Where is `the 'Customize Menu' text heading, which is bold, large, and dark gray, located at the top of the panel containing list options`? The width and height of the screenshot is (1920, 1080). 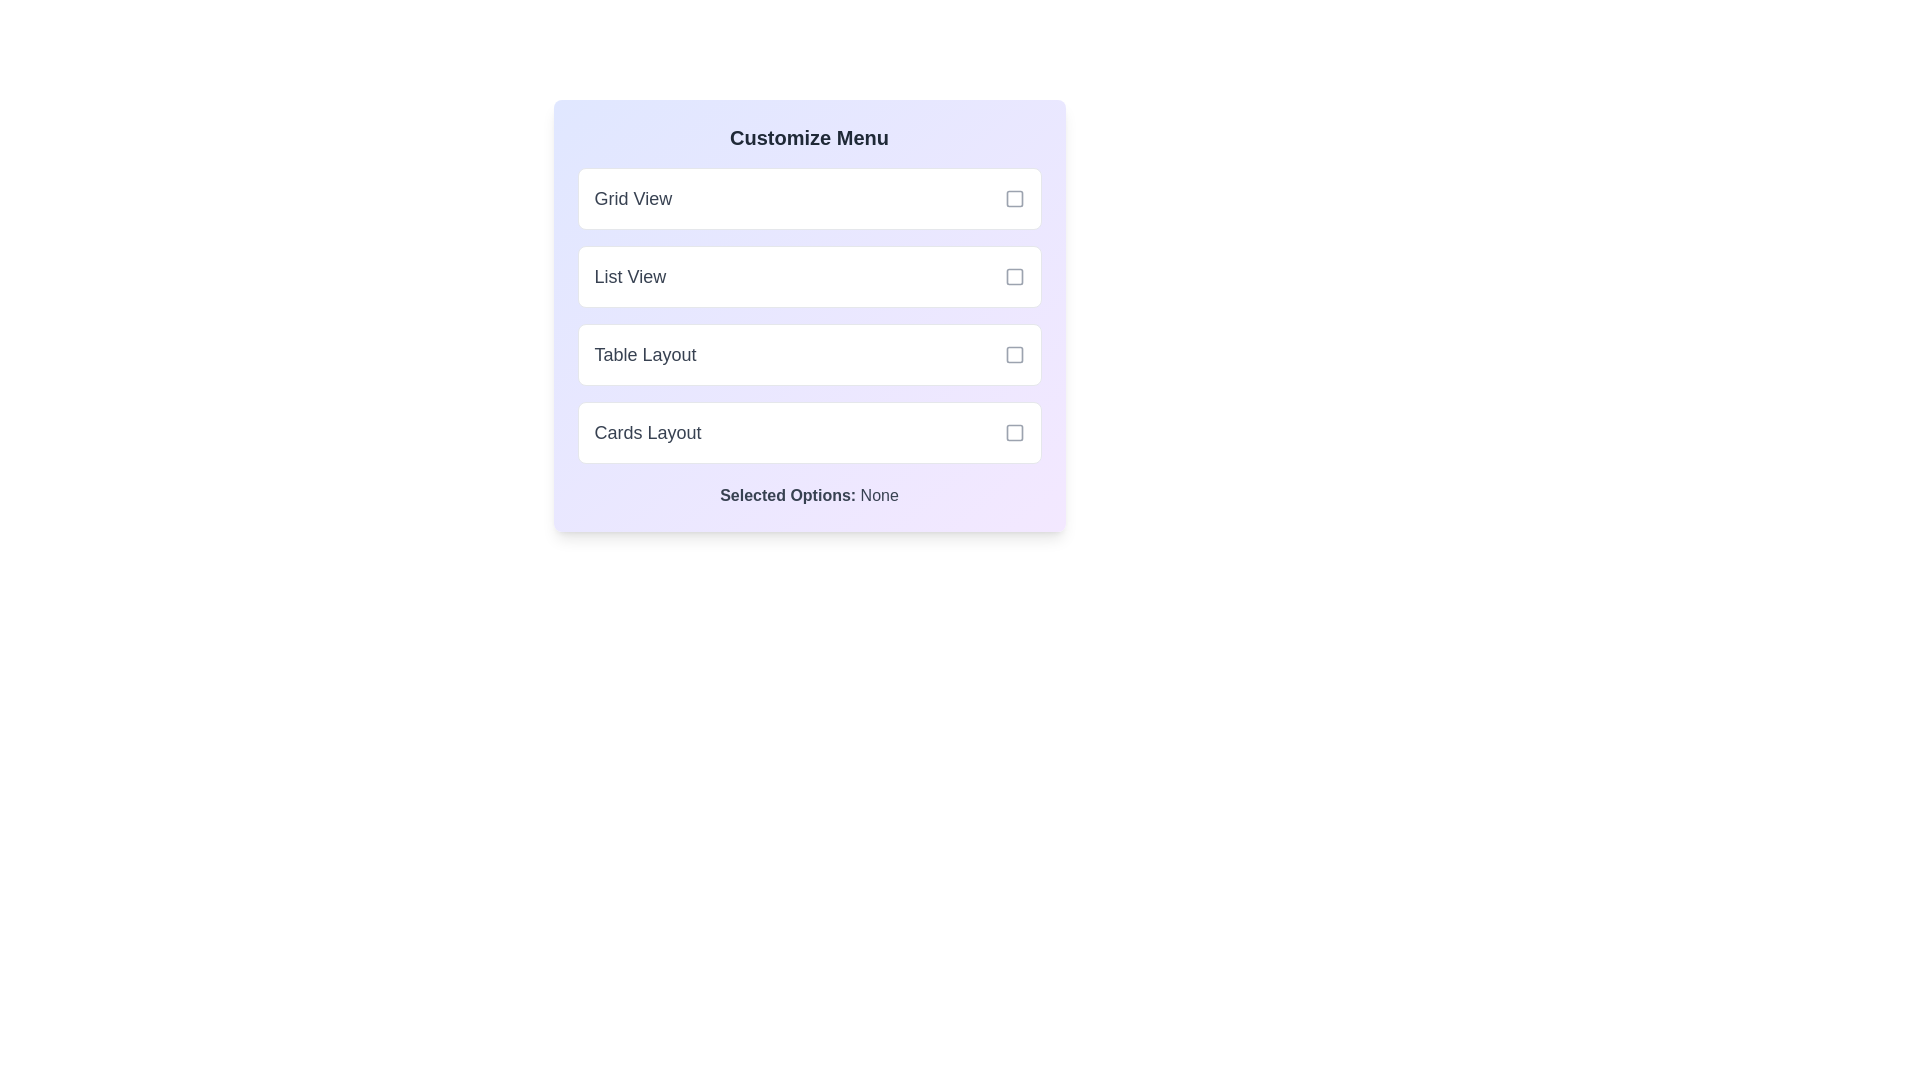 the 'Customize Menu' text heading, which is bold, large, and dark gray, located at the top of the panel containing list options is located at coordinates (809, 137).